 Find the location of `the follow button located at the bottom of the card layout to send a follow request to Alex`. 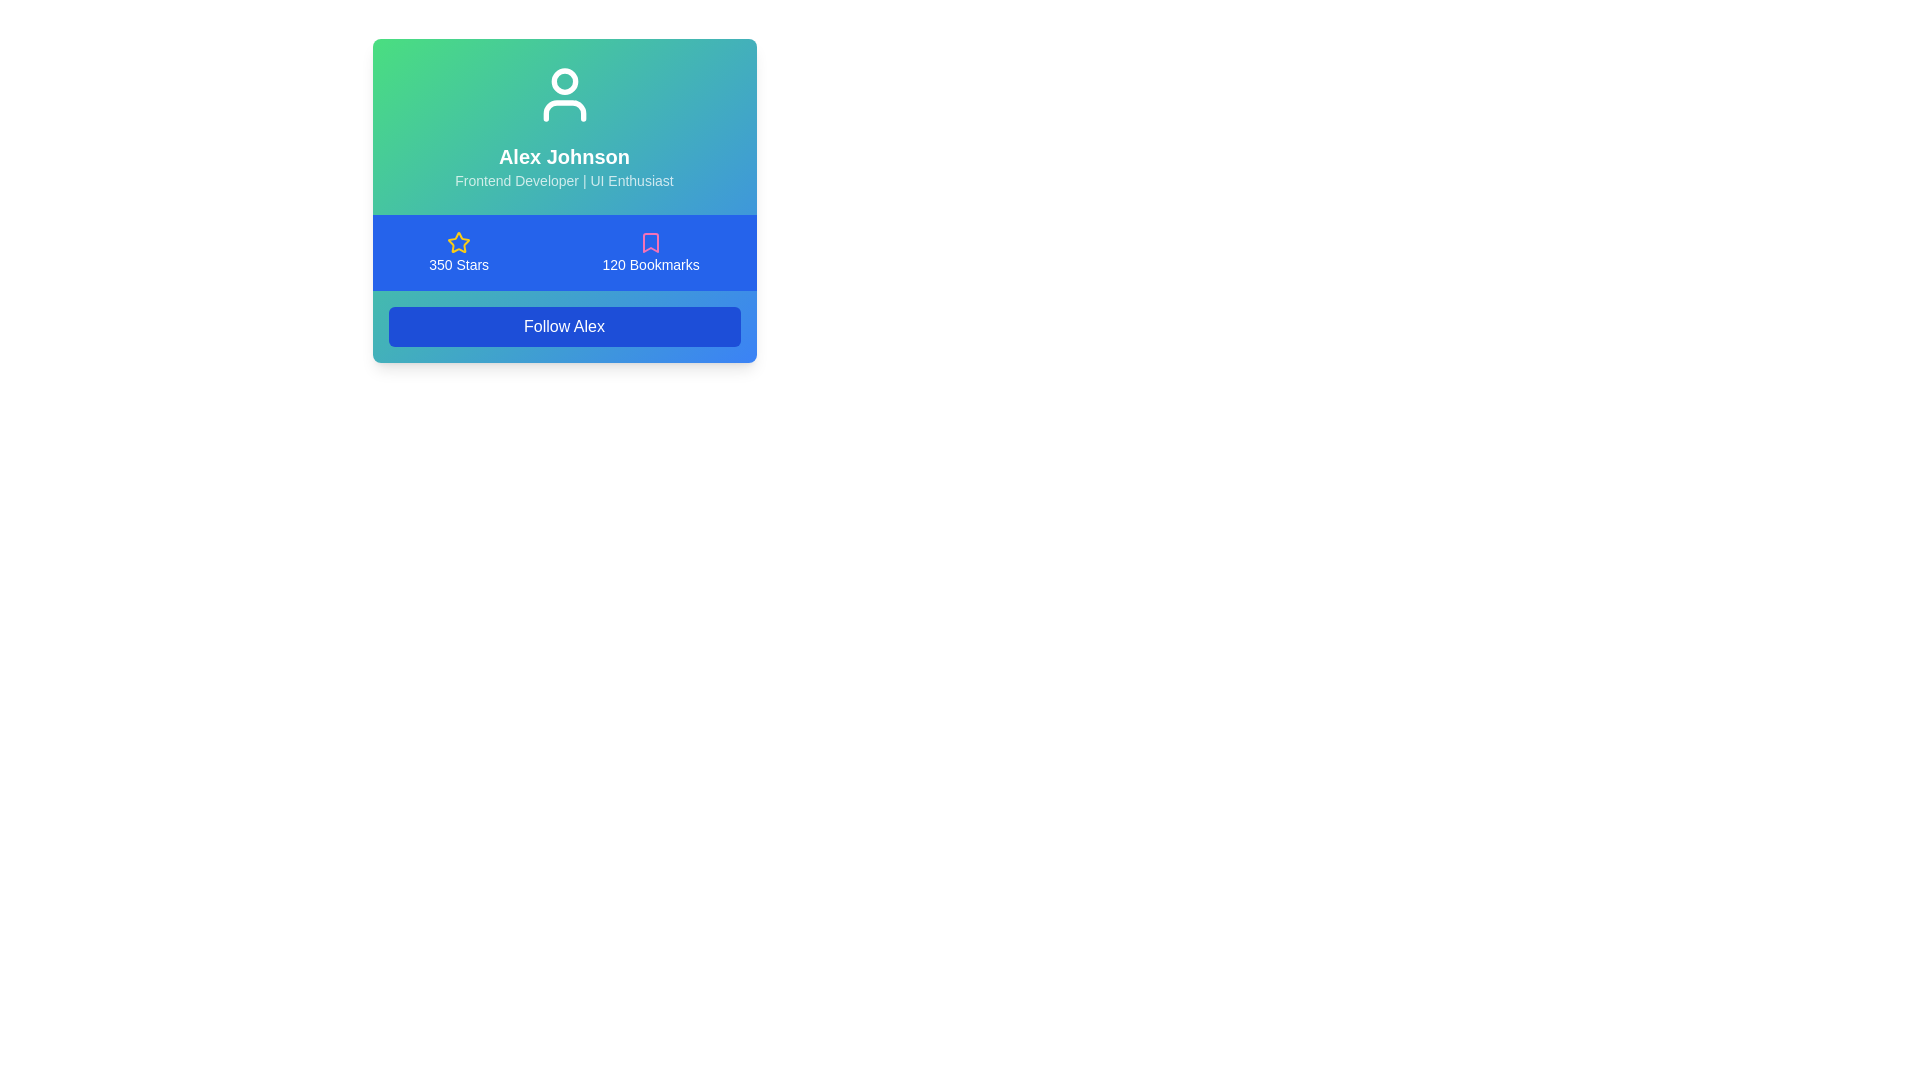

the follow button located at the bottom of the card layout to send a follow request to Alex is located at coordinates (563, 326).